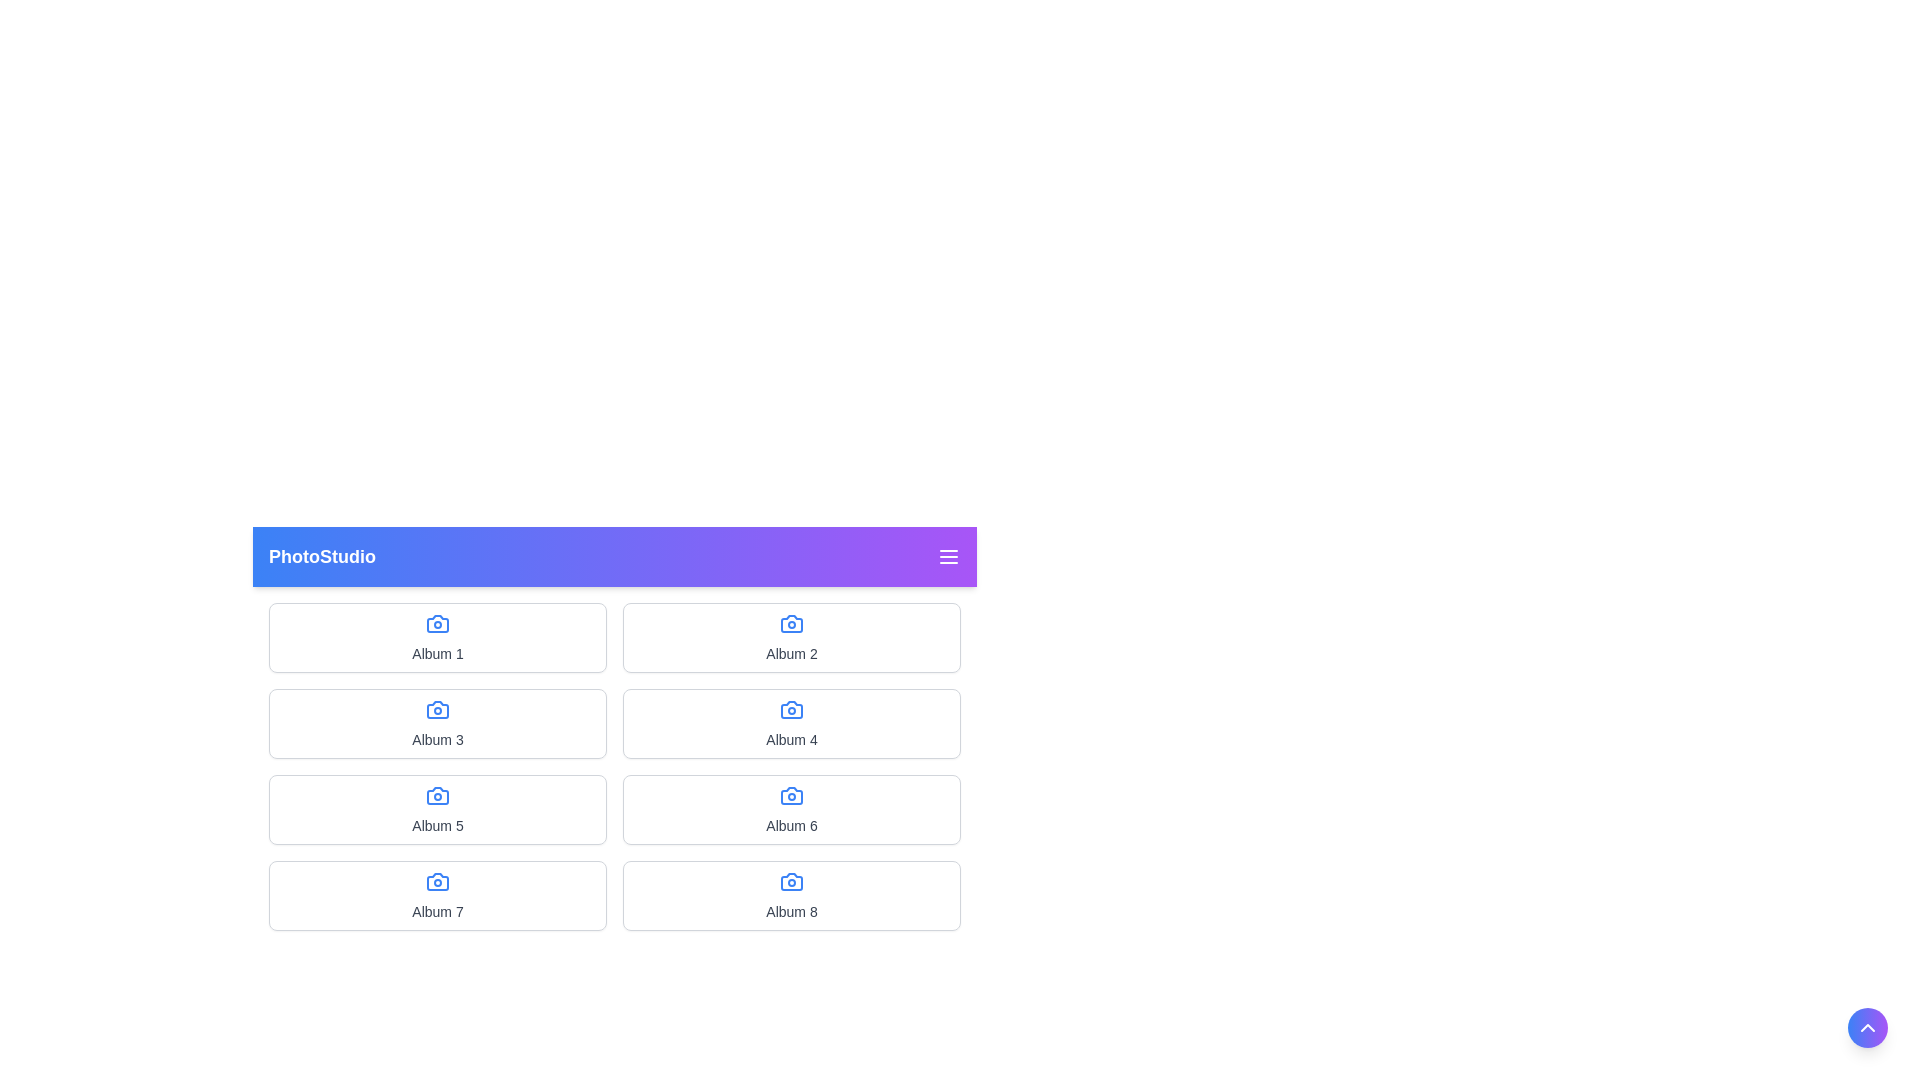 The image size is (1920, 1080). I want to click on the outer shape of the camera icon in the eighth album card located in the second column of the fourth row, so click(791, 881).